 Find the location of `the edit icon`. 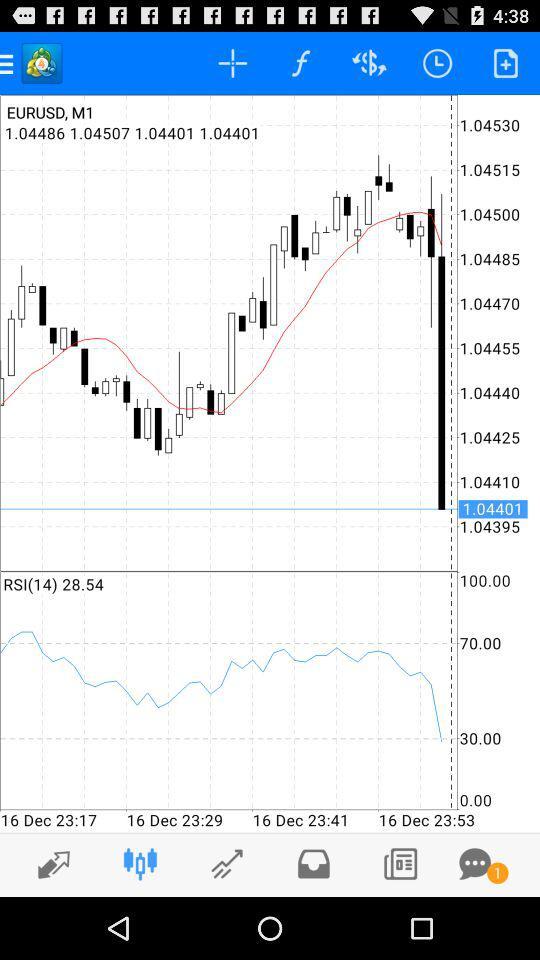

the edit icon is located at coordinates (48, 925).